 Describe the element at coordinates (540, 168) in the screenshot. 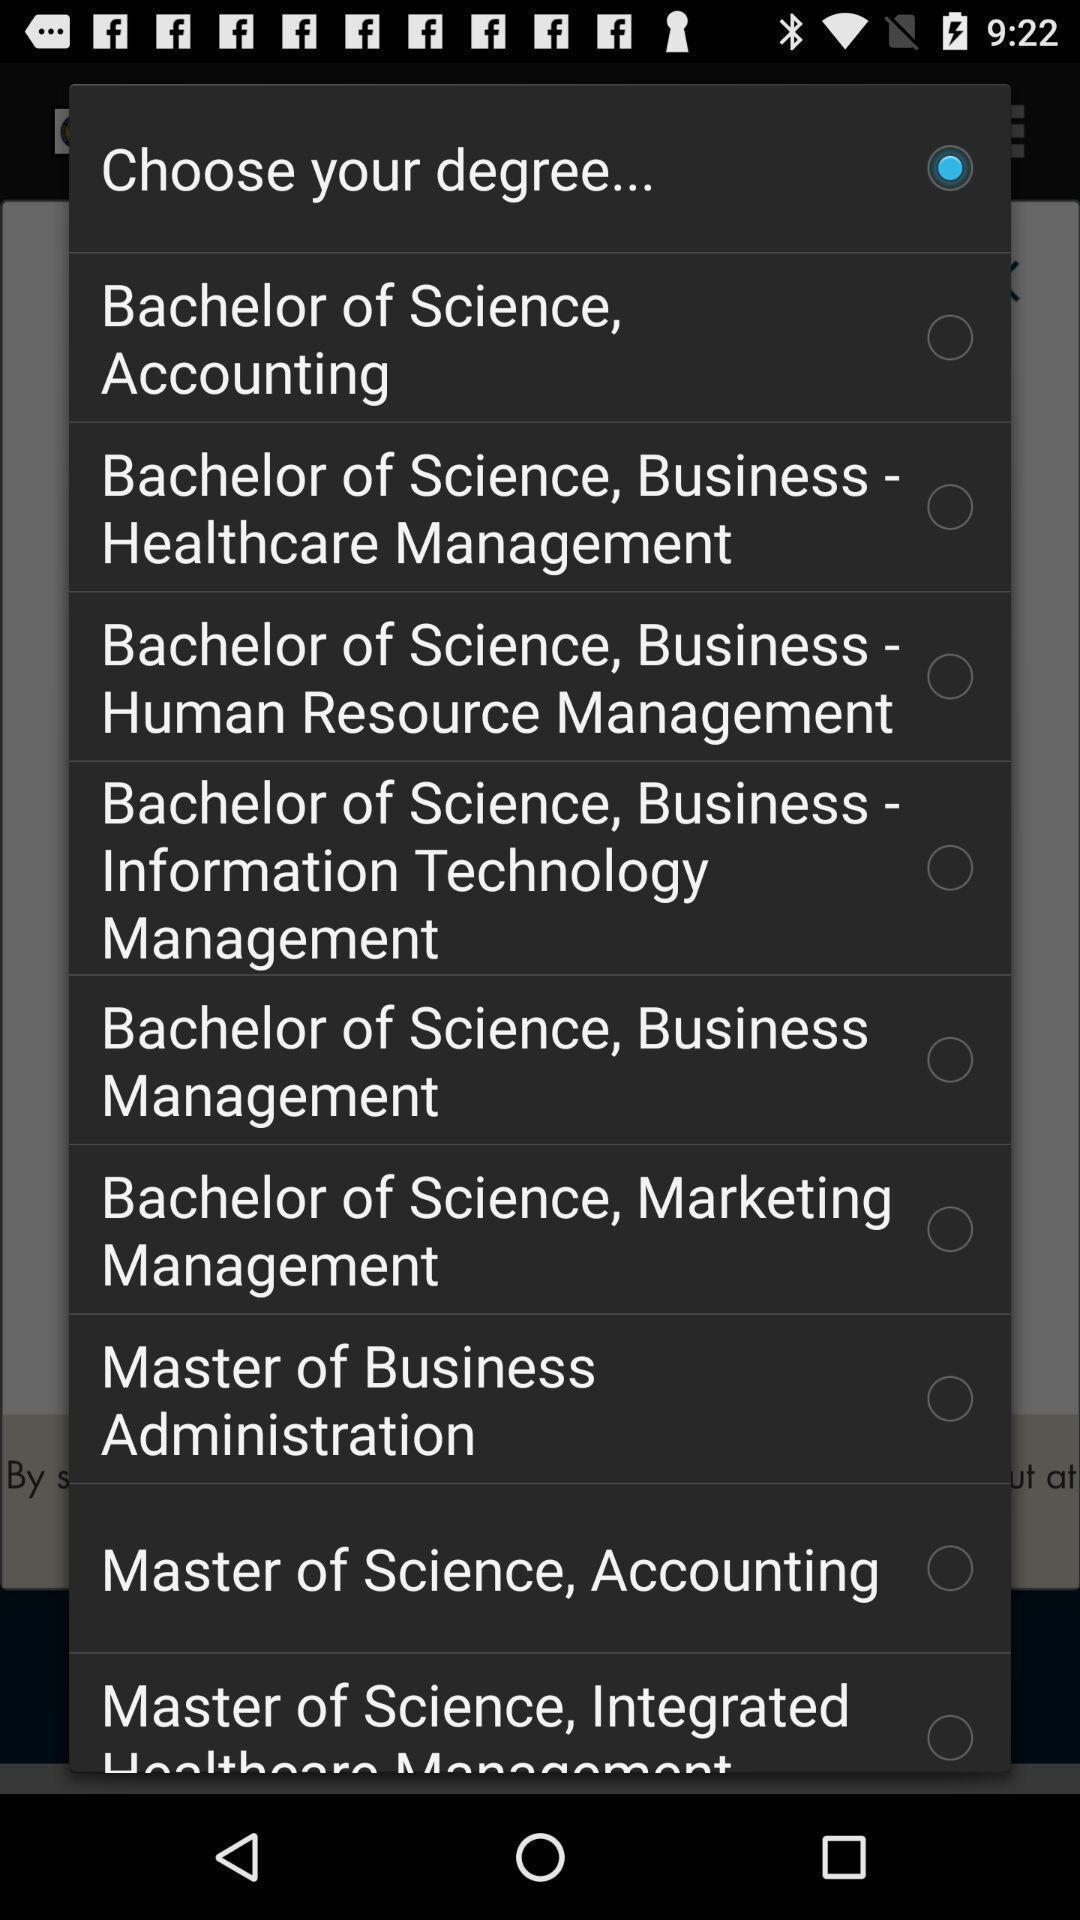

I see `icon above bachelor of science` at that location.